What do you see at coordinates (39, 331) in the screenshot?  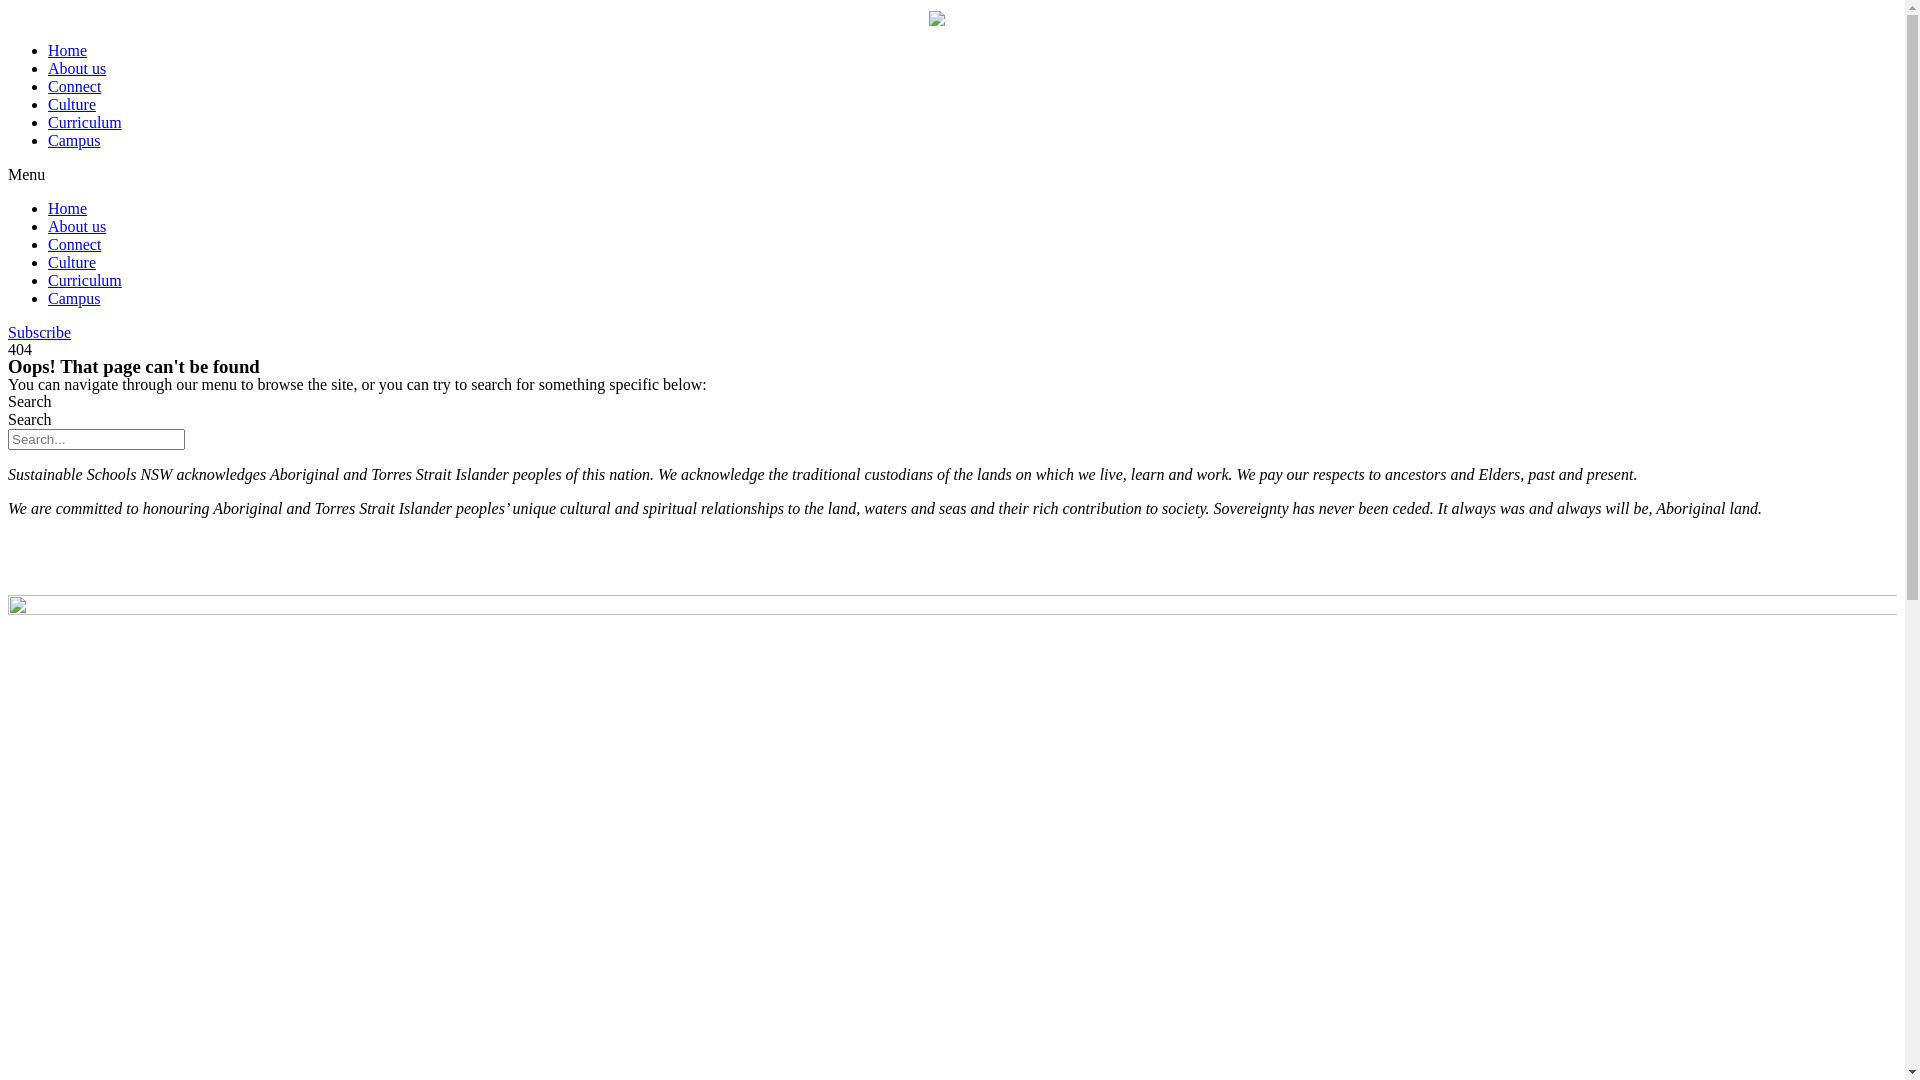 I see `'Subscribe'` at bounding box center [39, 331].